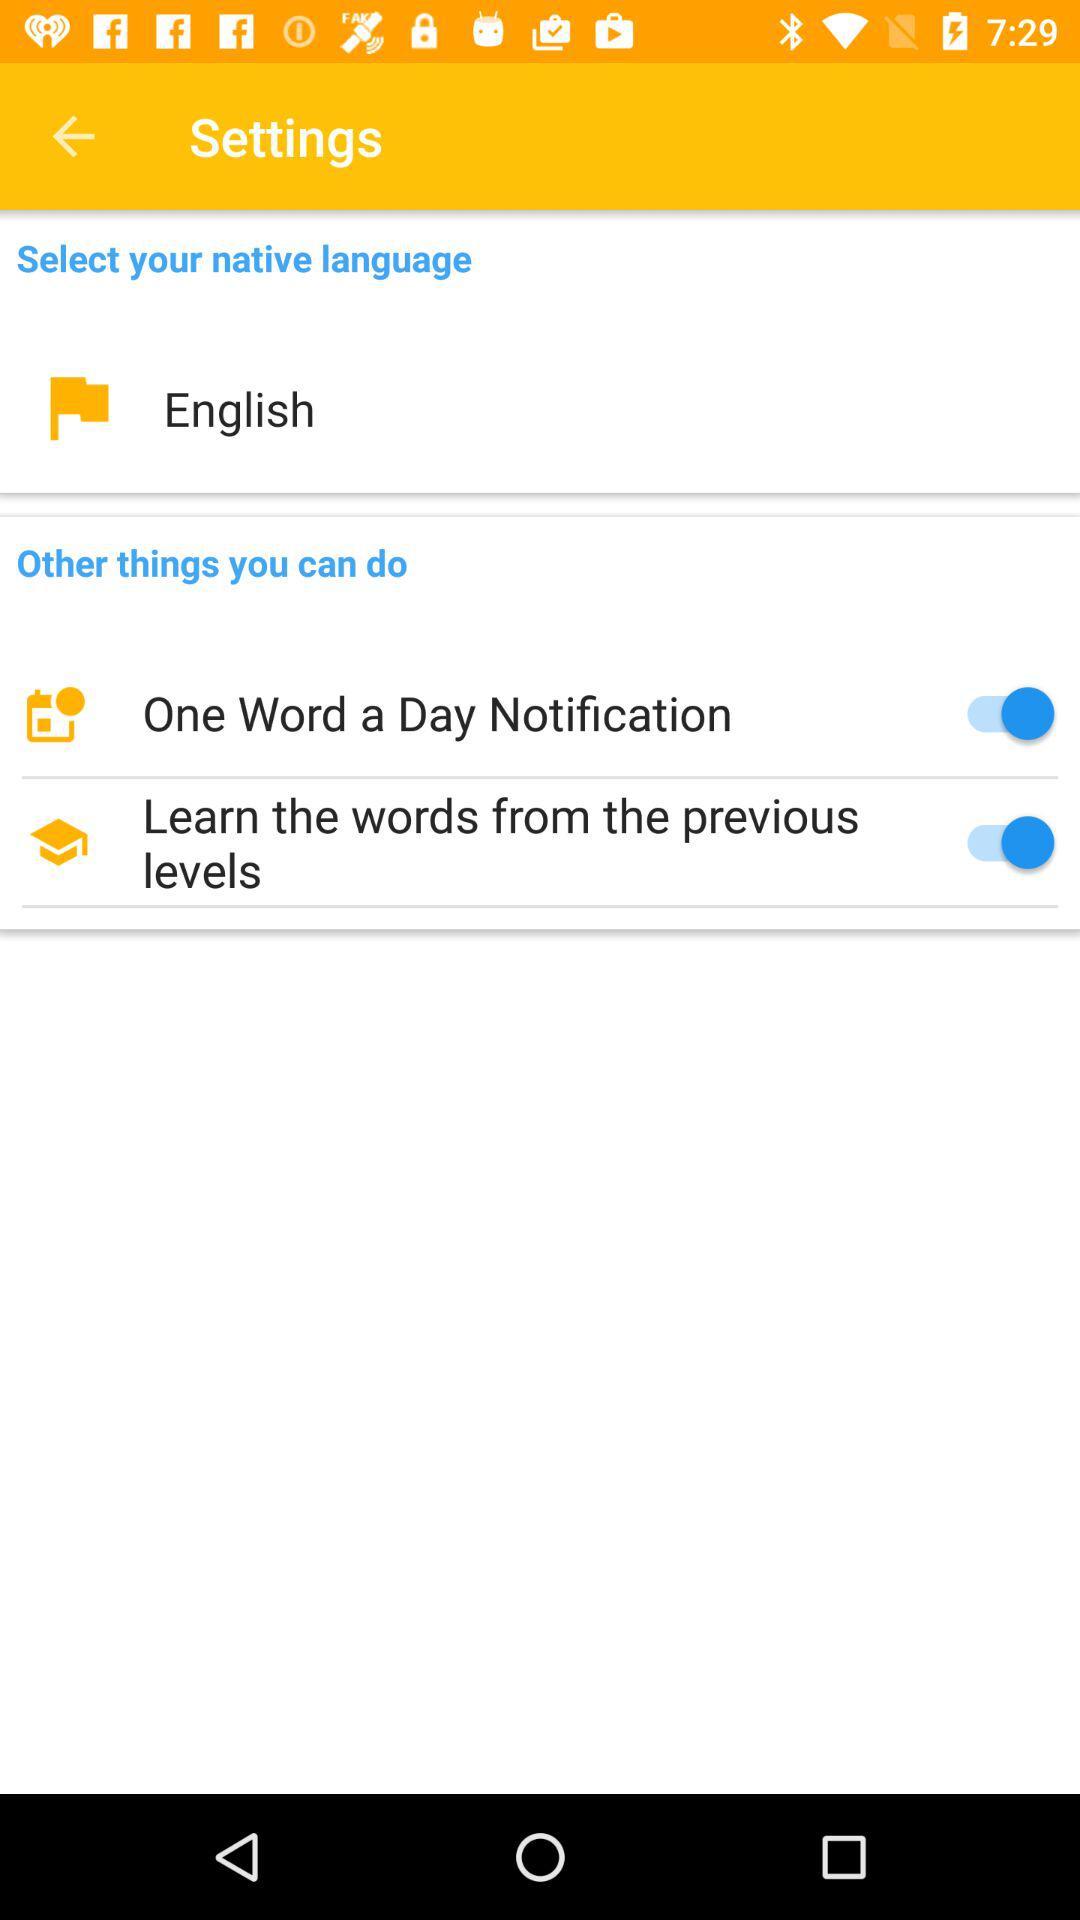  Describe the element at coordinates (540, 713) in the screenshot. I see `item below the other things you icon` at that location.